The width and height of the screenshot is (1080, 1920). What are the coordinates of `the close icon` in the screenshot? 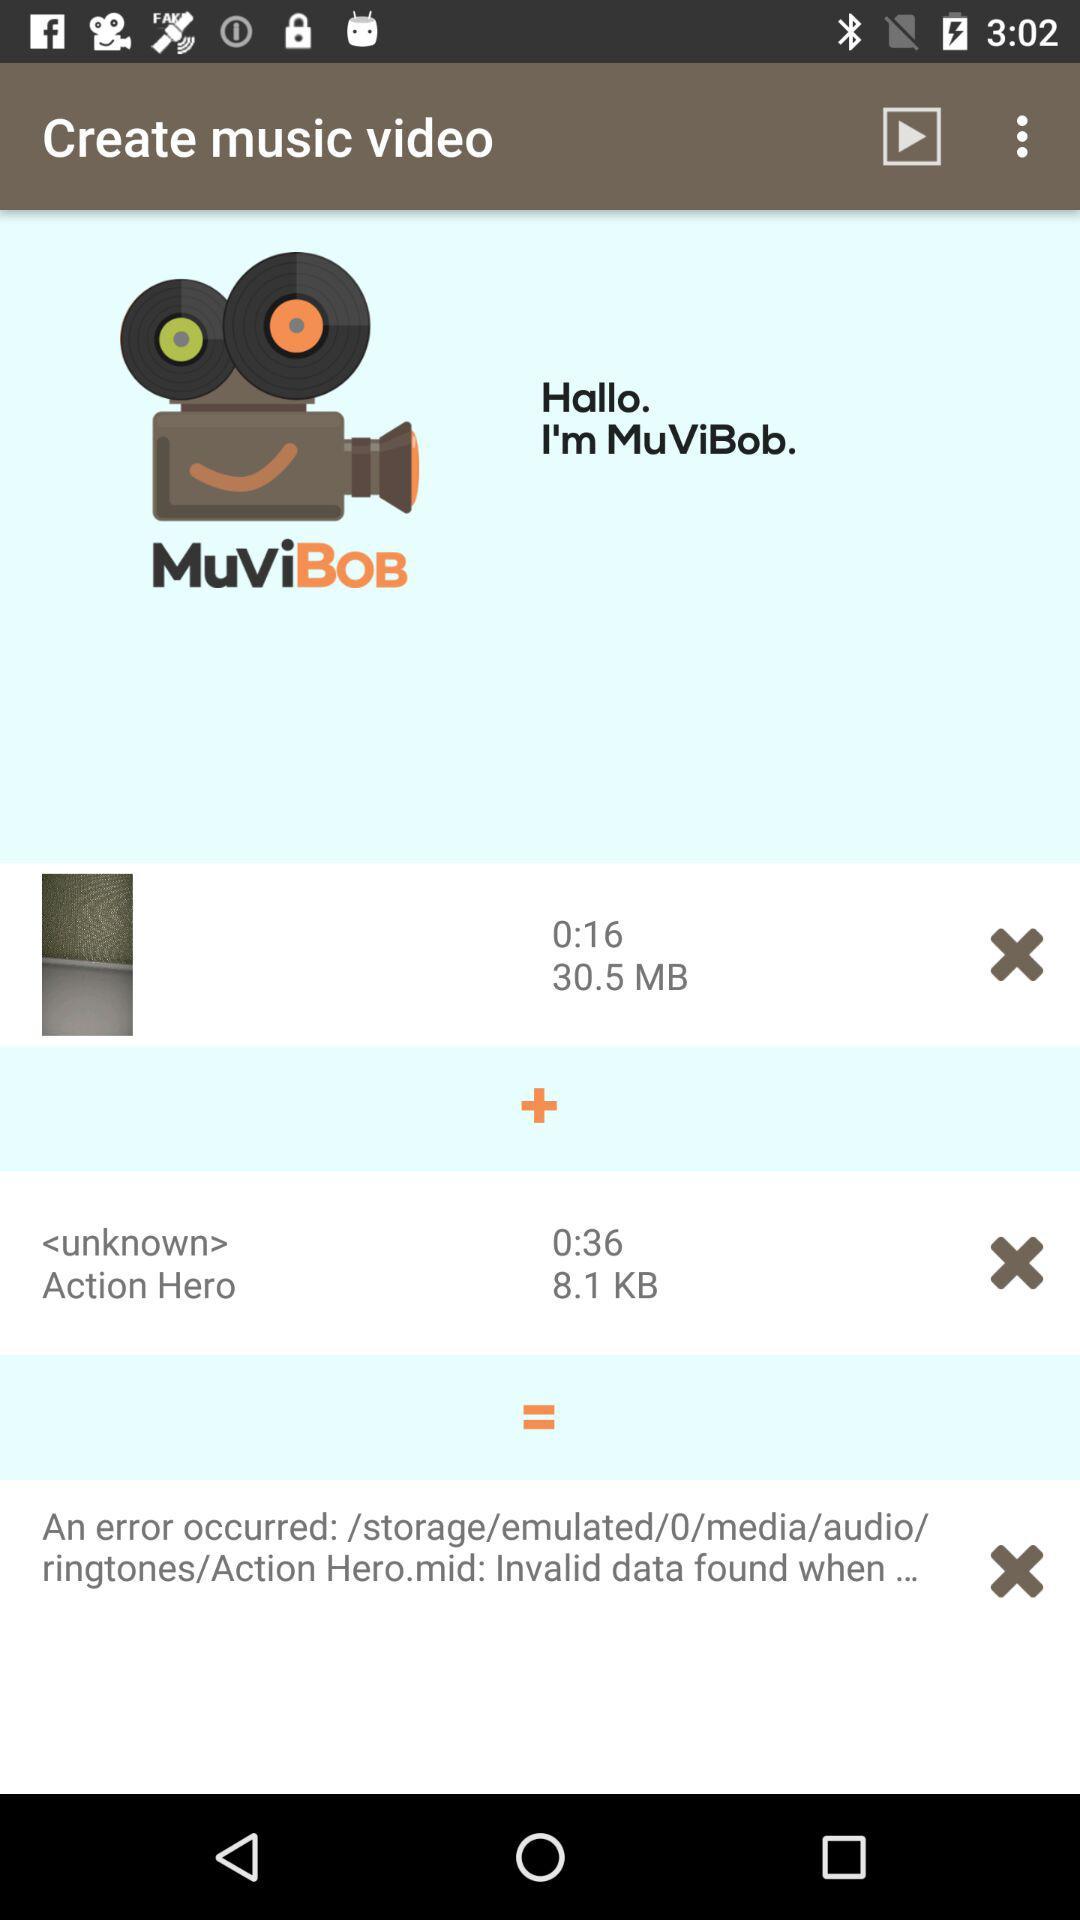 It's located at (1017, 953).